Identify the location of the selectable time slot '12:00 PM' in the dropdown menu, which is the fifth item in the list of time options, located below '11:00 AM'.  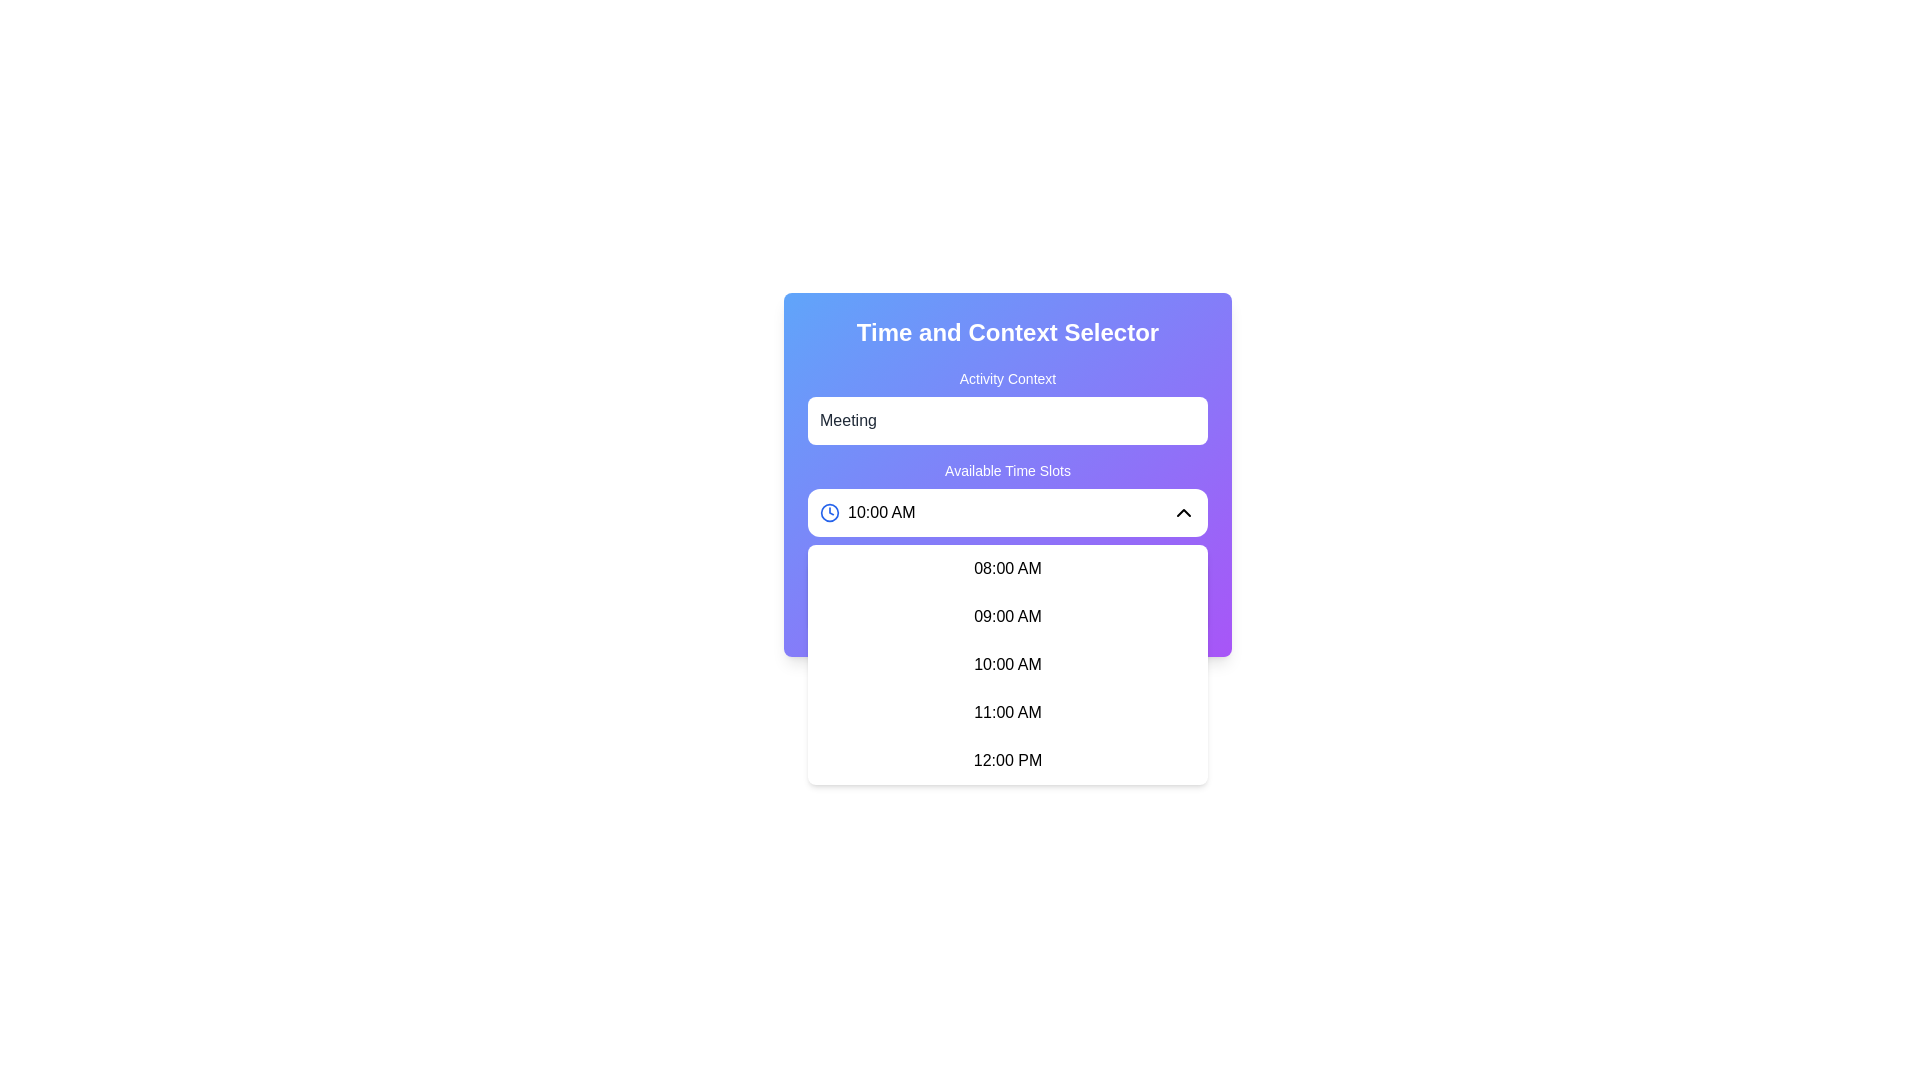
(1008, 760).